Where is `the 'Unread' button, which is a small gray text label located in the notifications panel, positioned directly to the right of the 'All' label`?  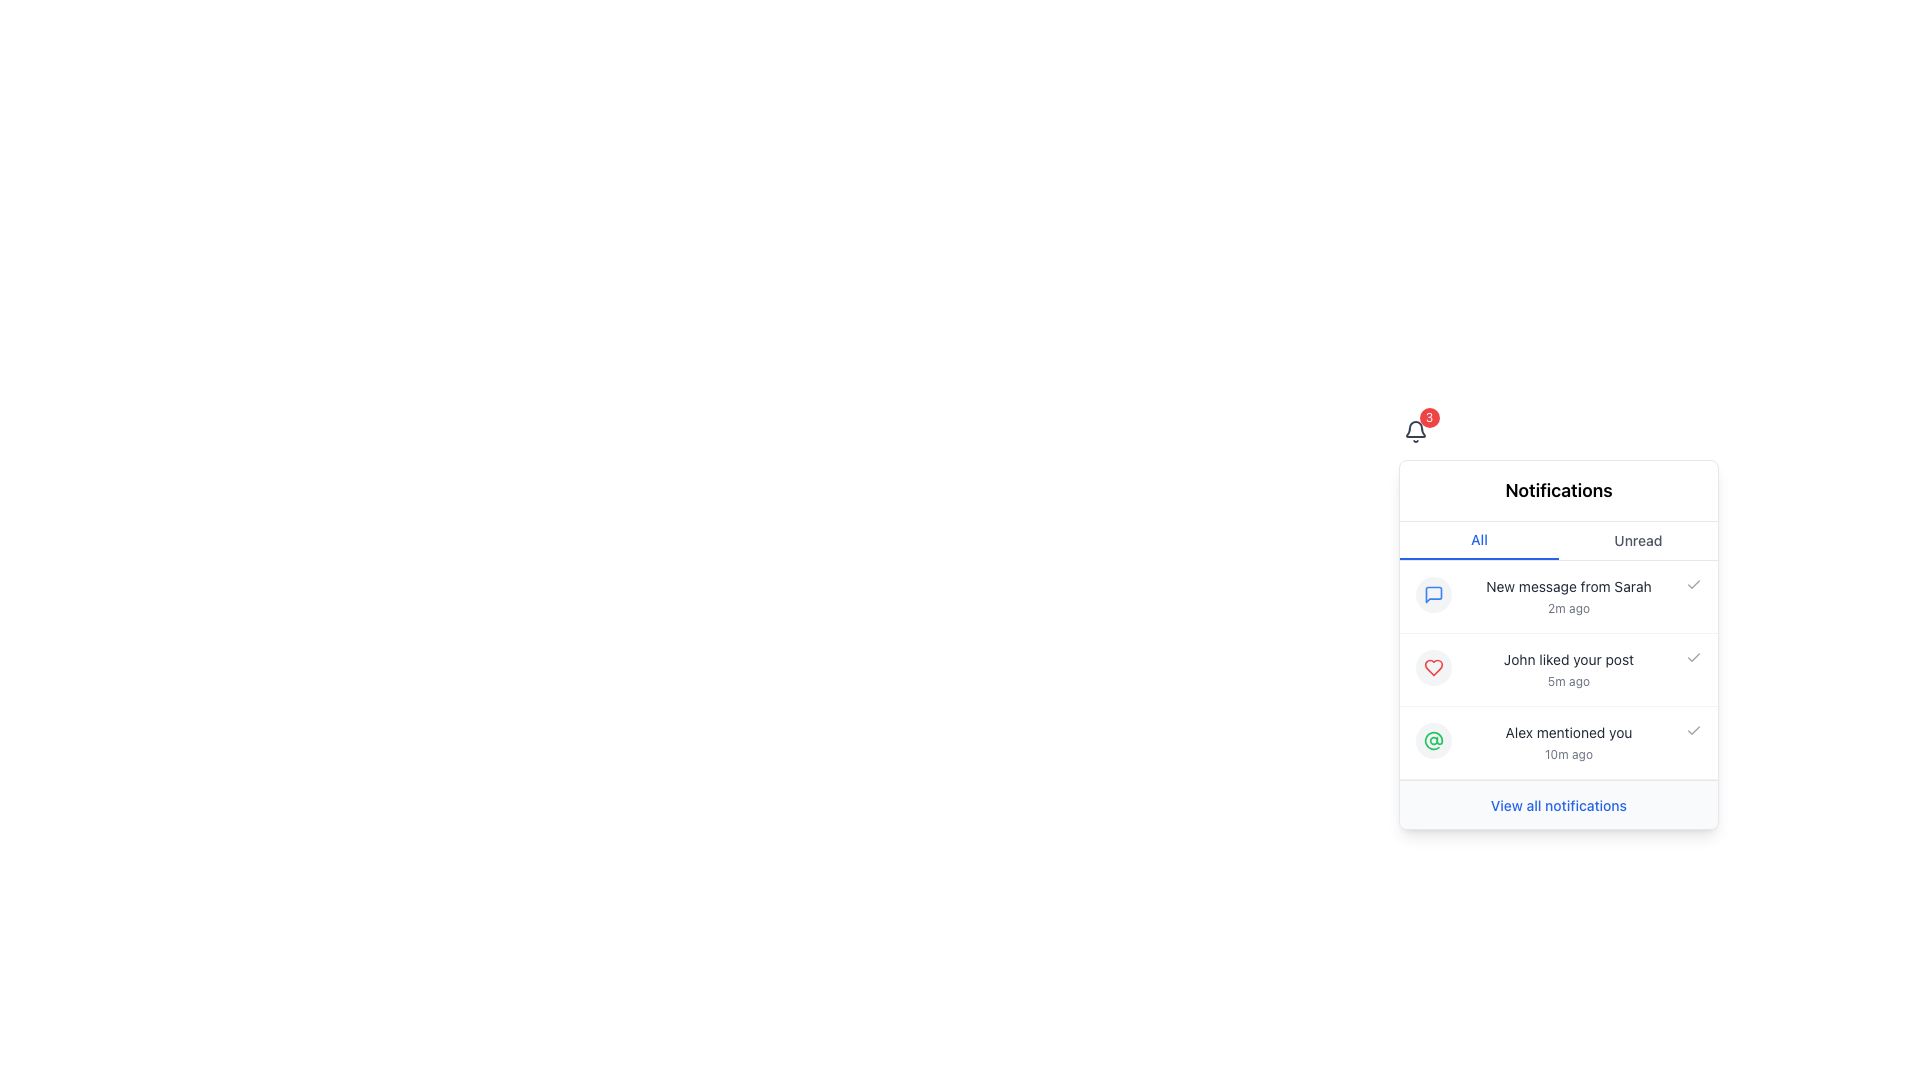 the 'Unread' button, which is a small gray text label located in the notifications panel, positioned directly to the right of the 'All' label is located at coordinates (1638, 540).